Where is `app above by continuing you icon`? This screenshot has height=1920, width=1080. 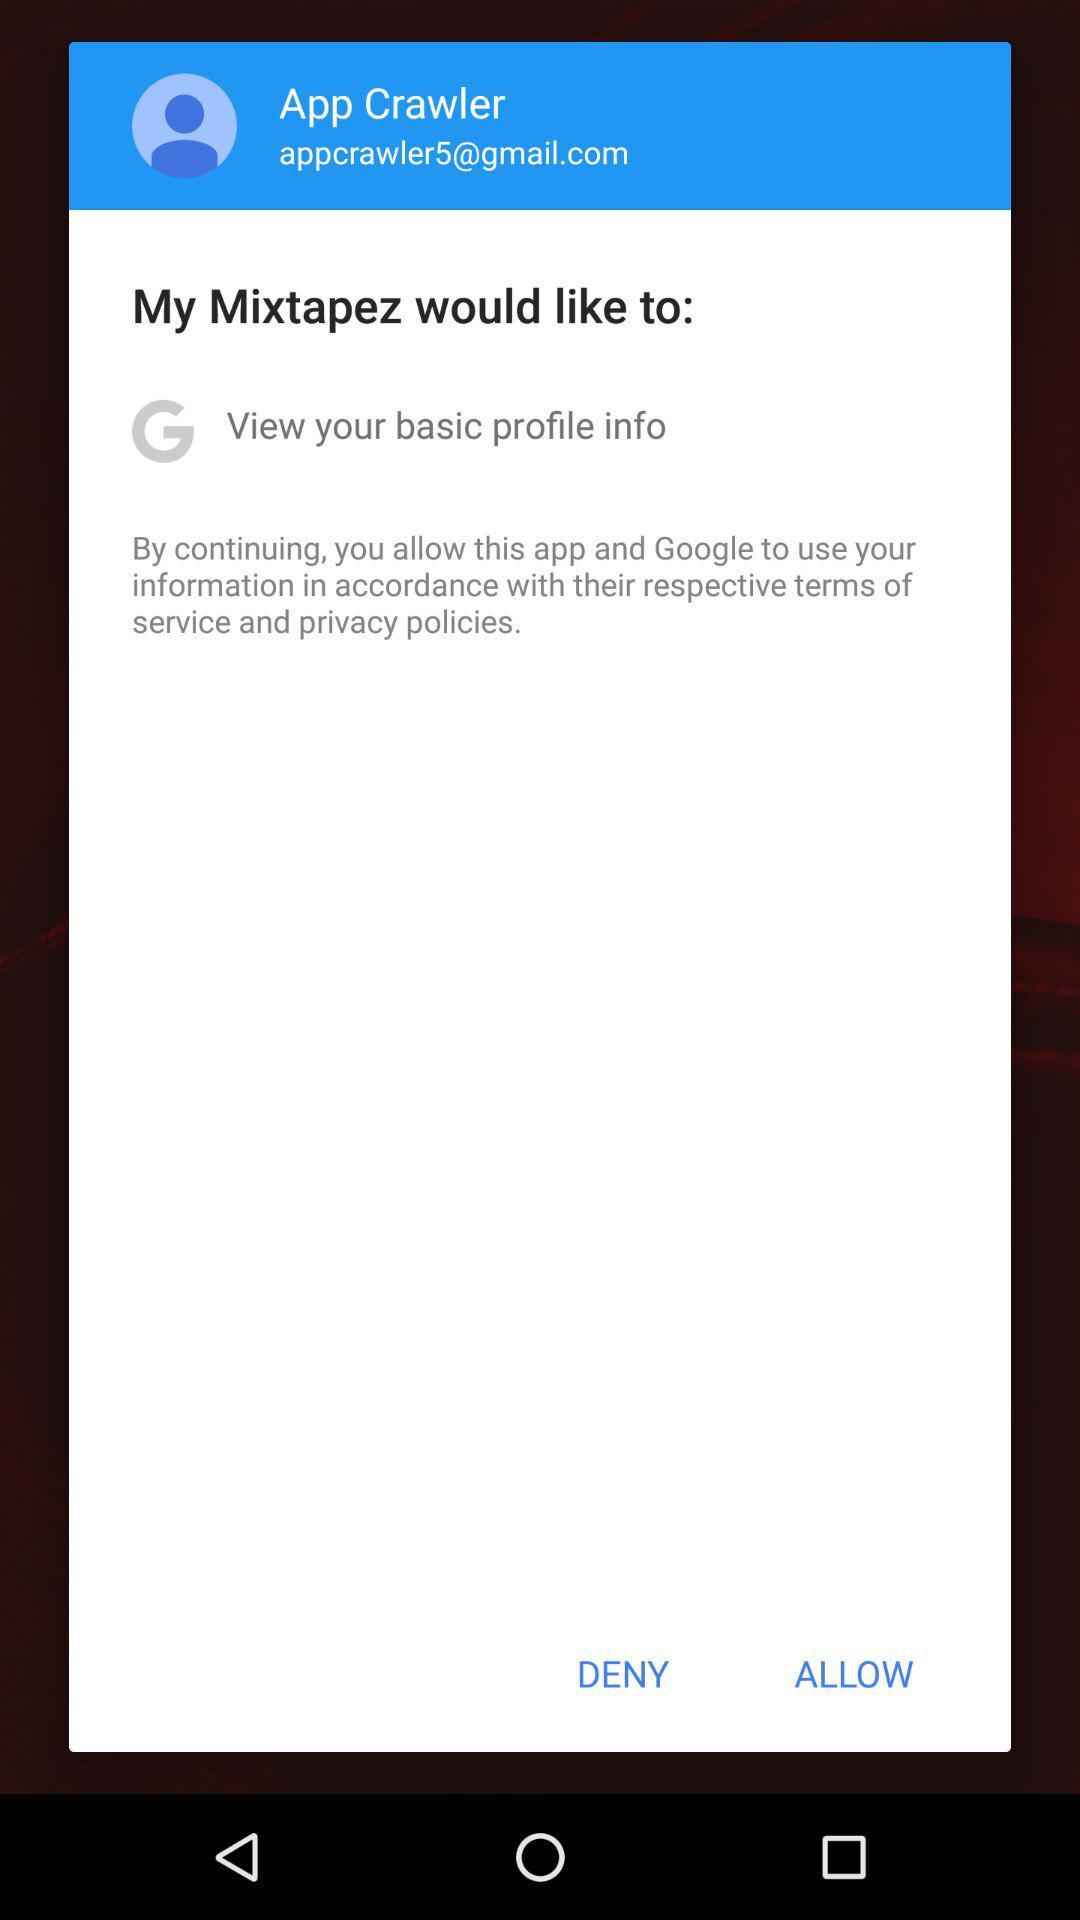
app above by continuing you icon is located at coordinates (445, 423).